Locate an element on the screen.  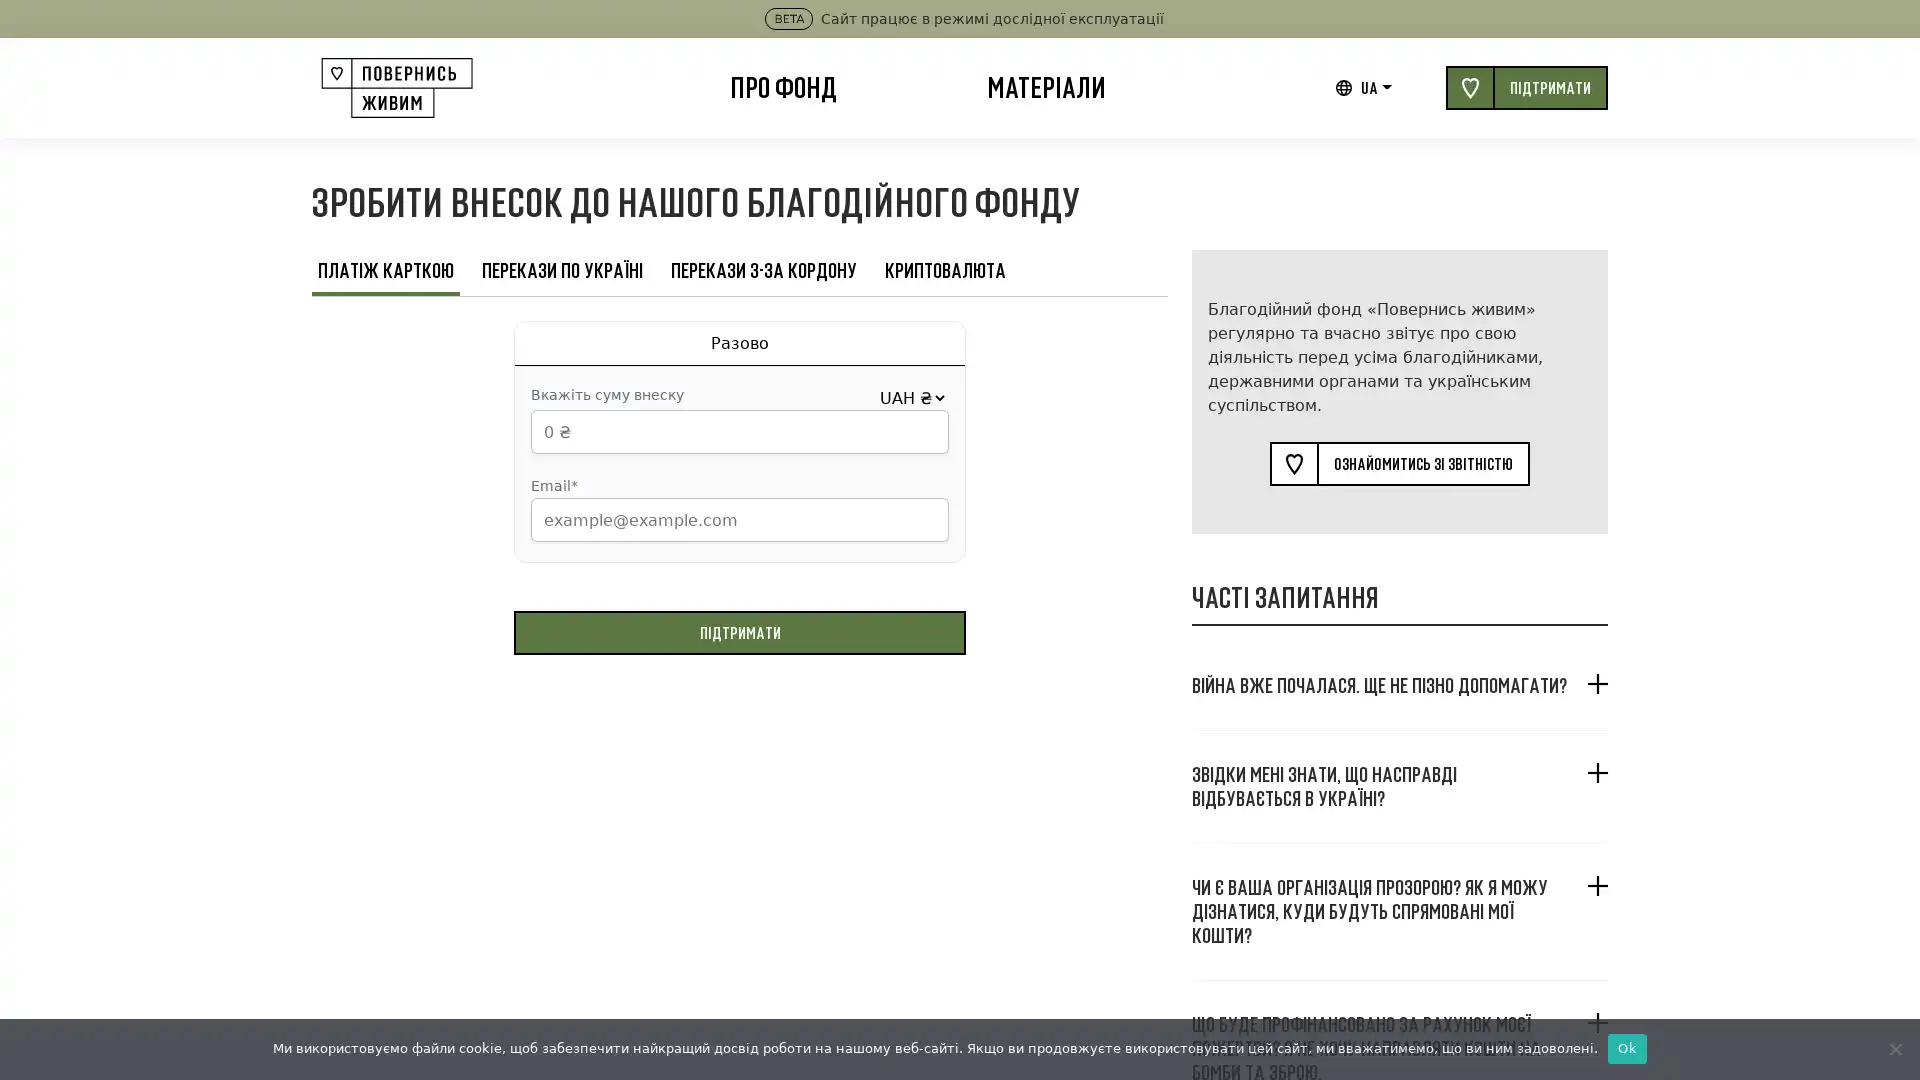
UA is located at coordinates (1375, 87).